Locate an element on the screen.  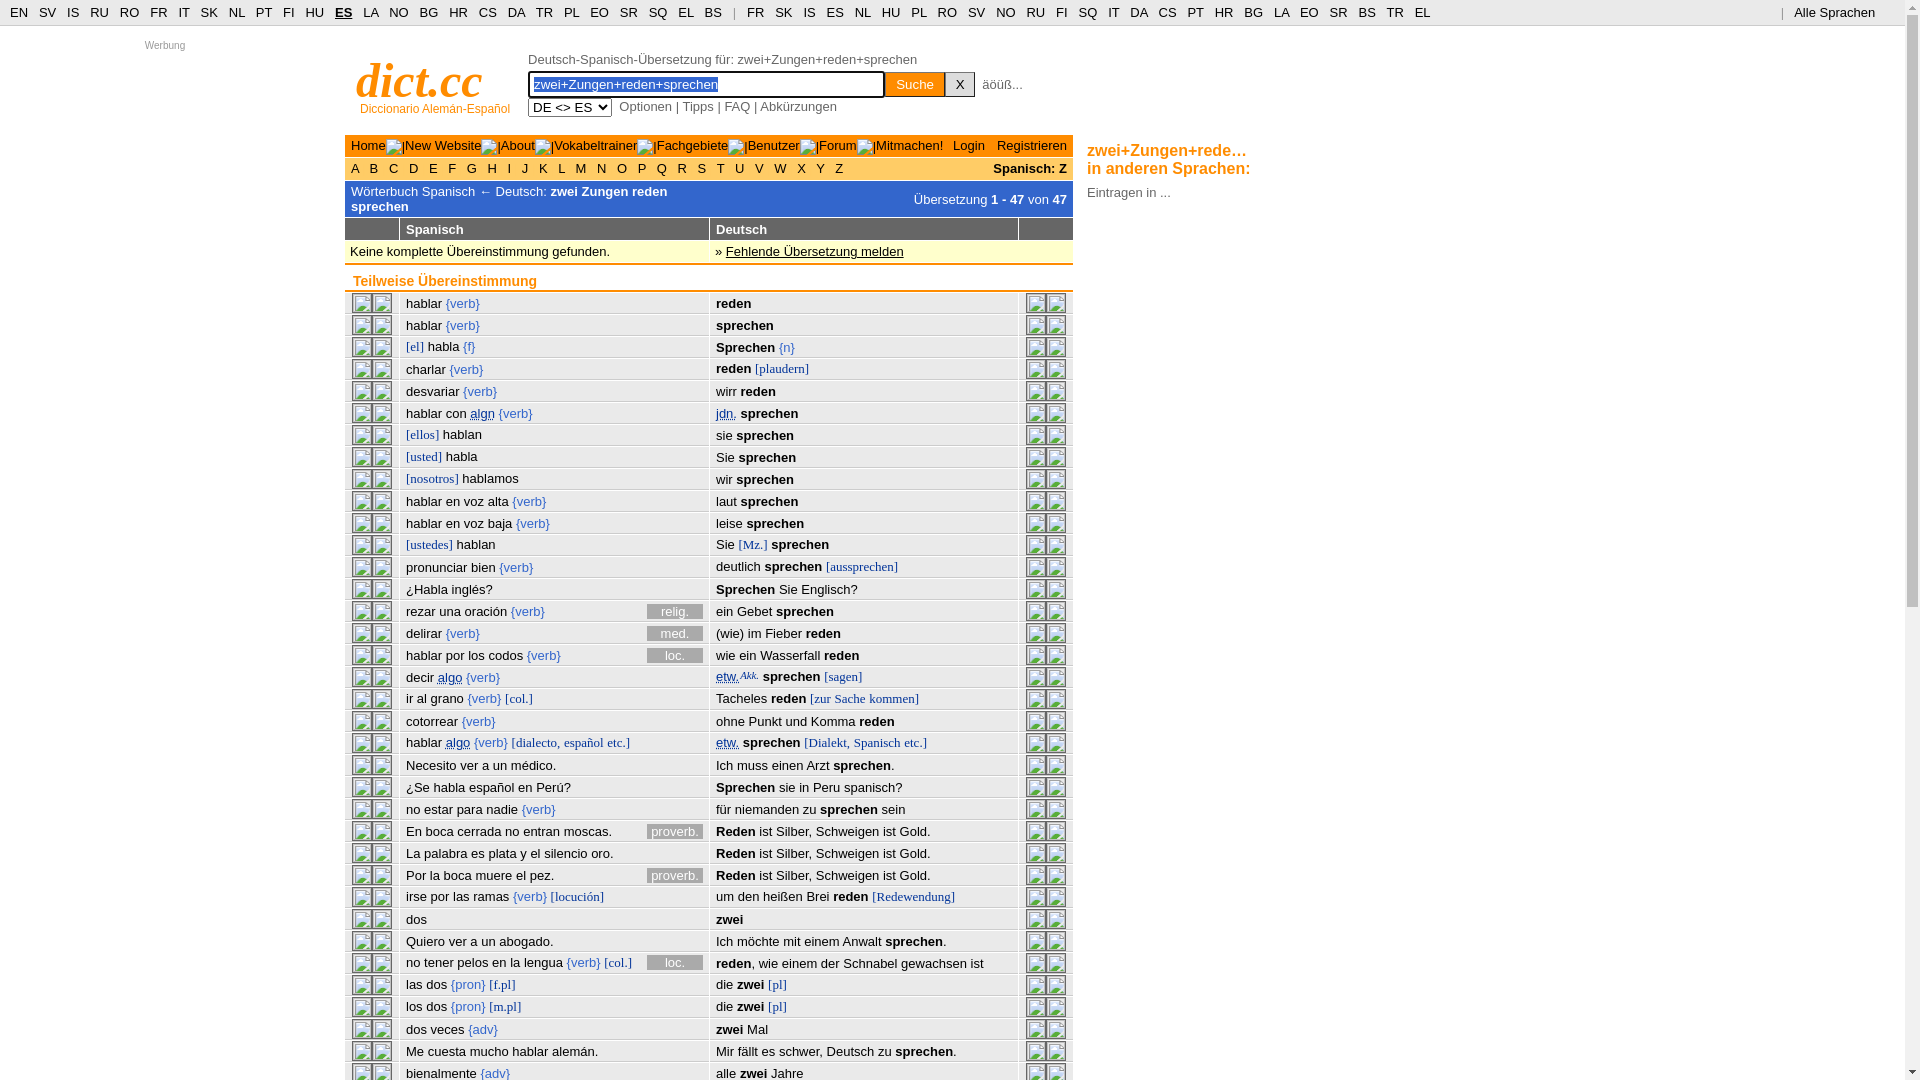
'HR' is located at coordinates (1223, 12).